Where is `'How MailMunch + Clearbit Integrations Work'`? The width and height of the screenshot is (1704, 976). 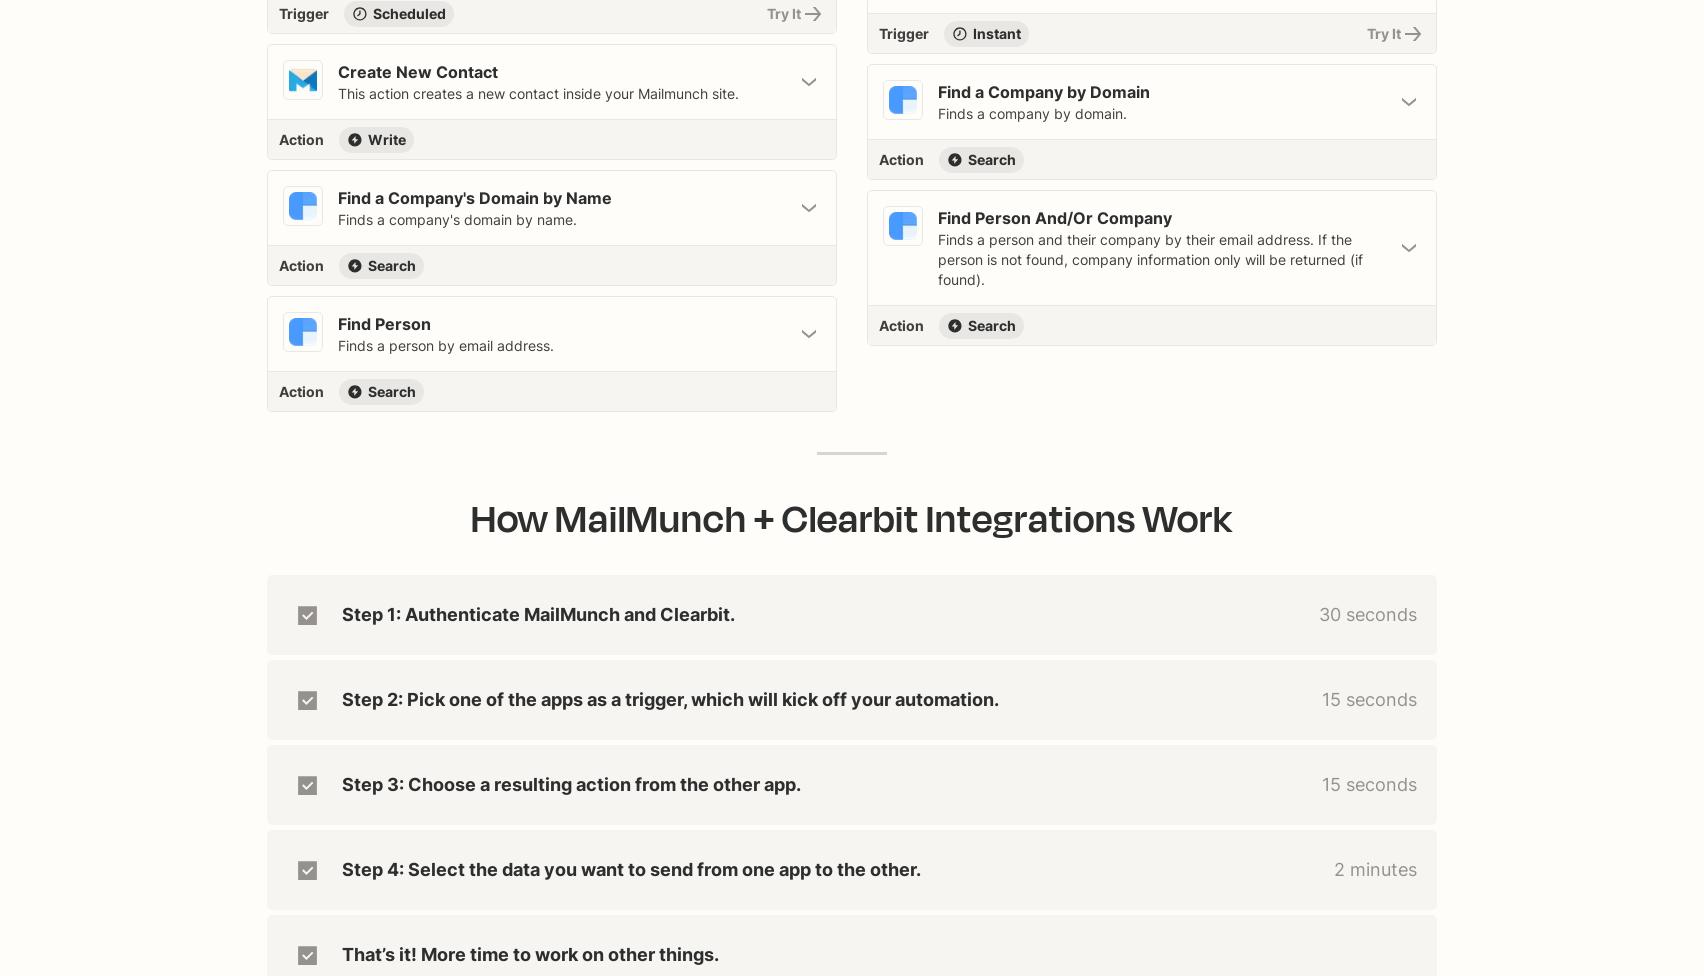
'How MailMunch + Clearbit Integrations Work' is located at coordinates (852, 519).